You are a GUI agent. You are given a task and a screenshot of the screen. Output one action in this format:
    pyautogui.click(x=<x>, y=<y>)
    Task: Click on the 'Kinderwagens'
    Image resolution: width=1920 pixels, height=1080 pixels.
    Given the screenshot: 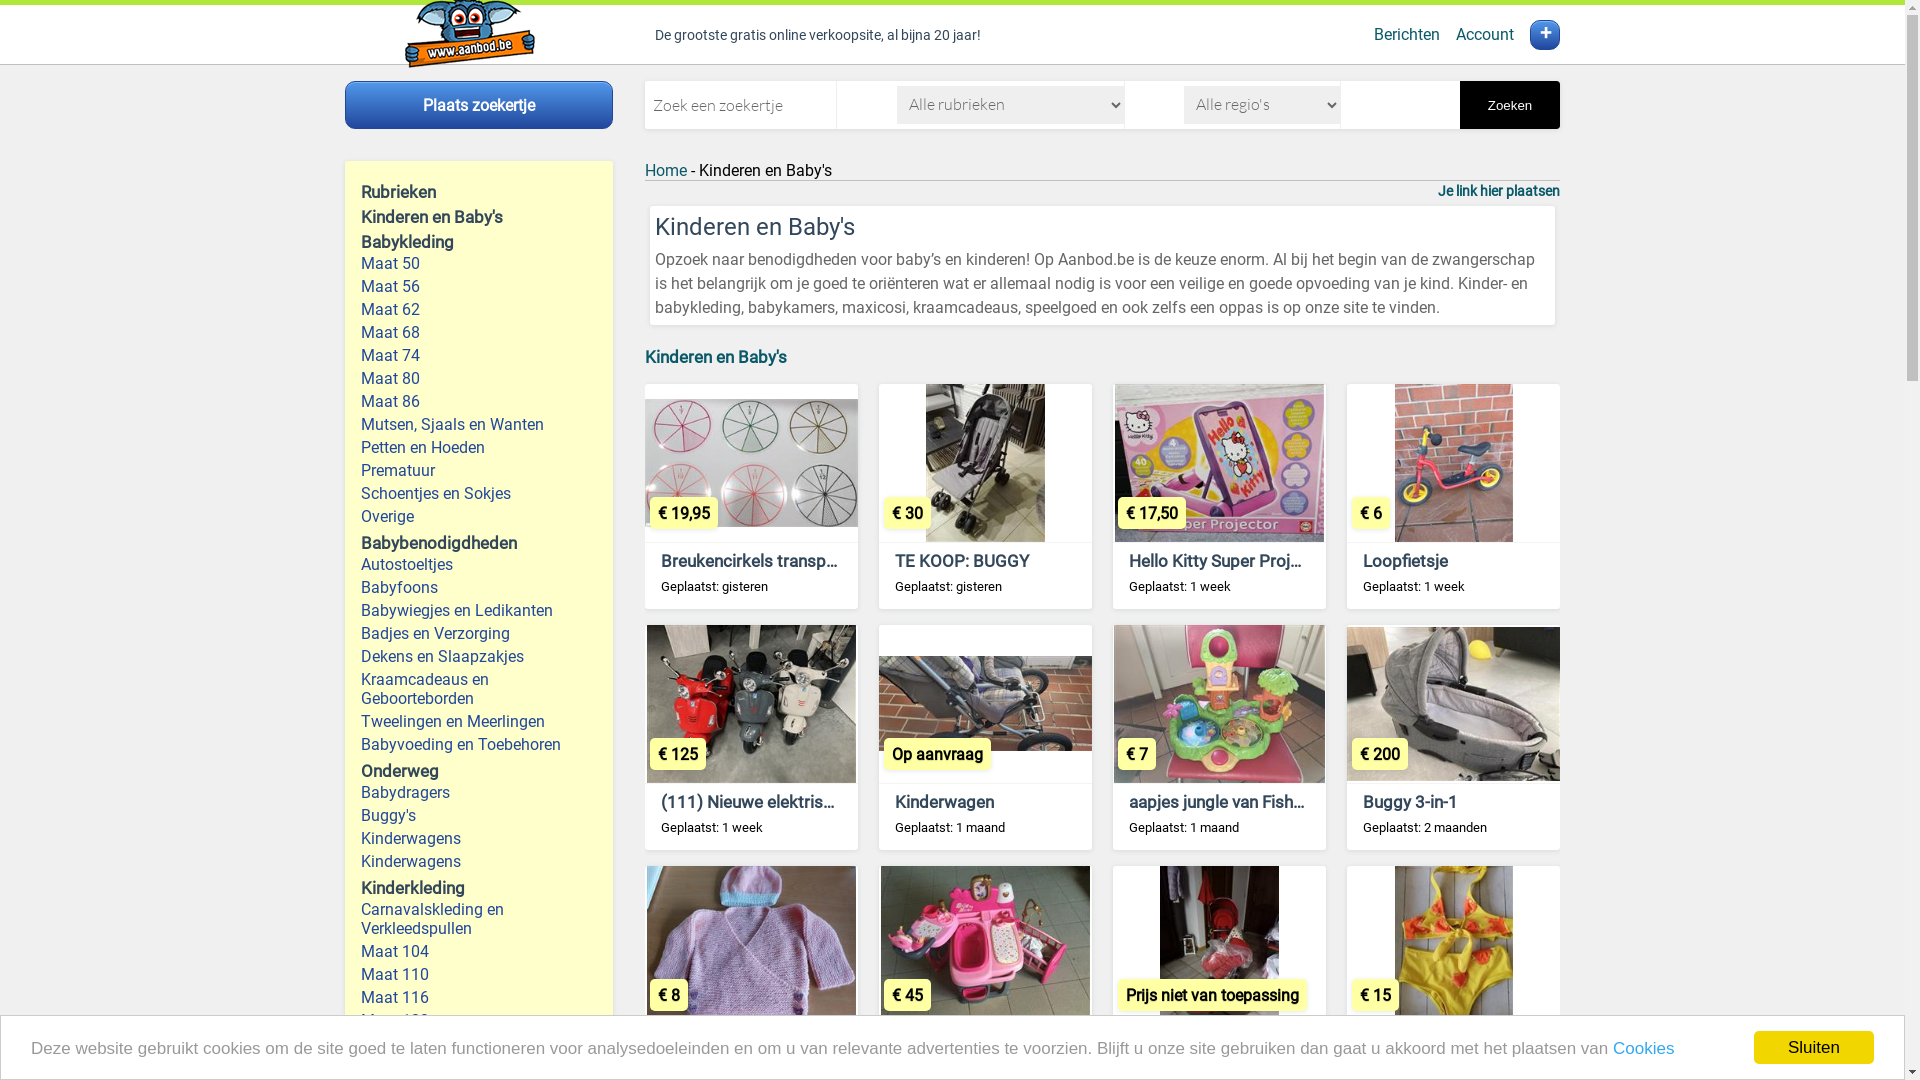 What is the action you would take?
    pyautogui.click(x=360, y=860)
    